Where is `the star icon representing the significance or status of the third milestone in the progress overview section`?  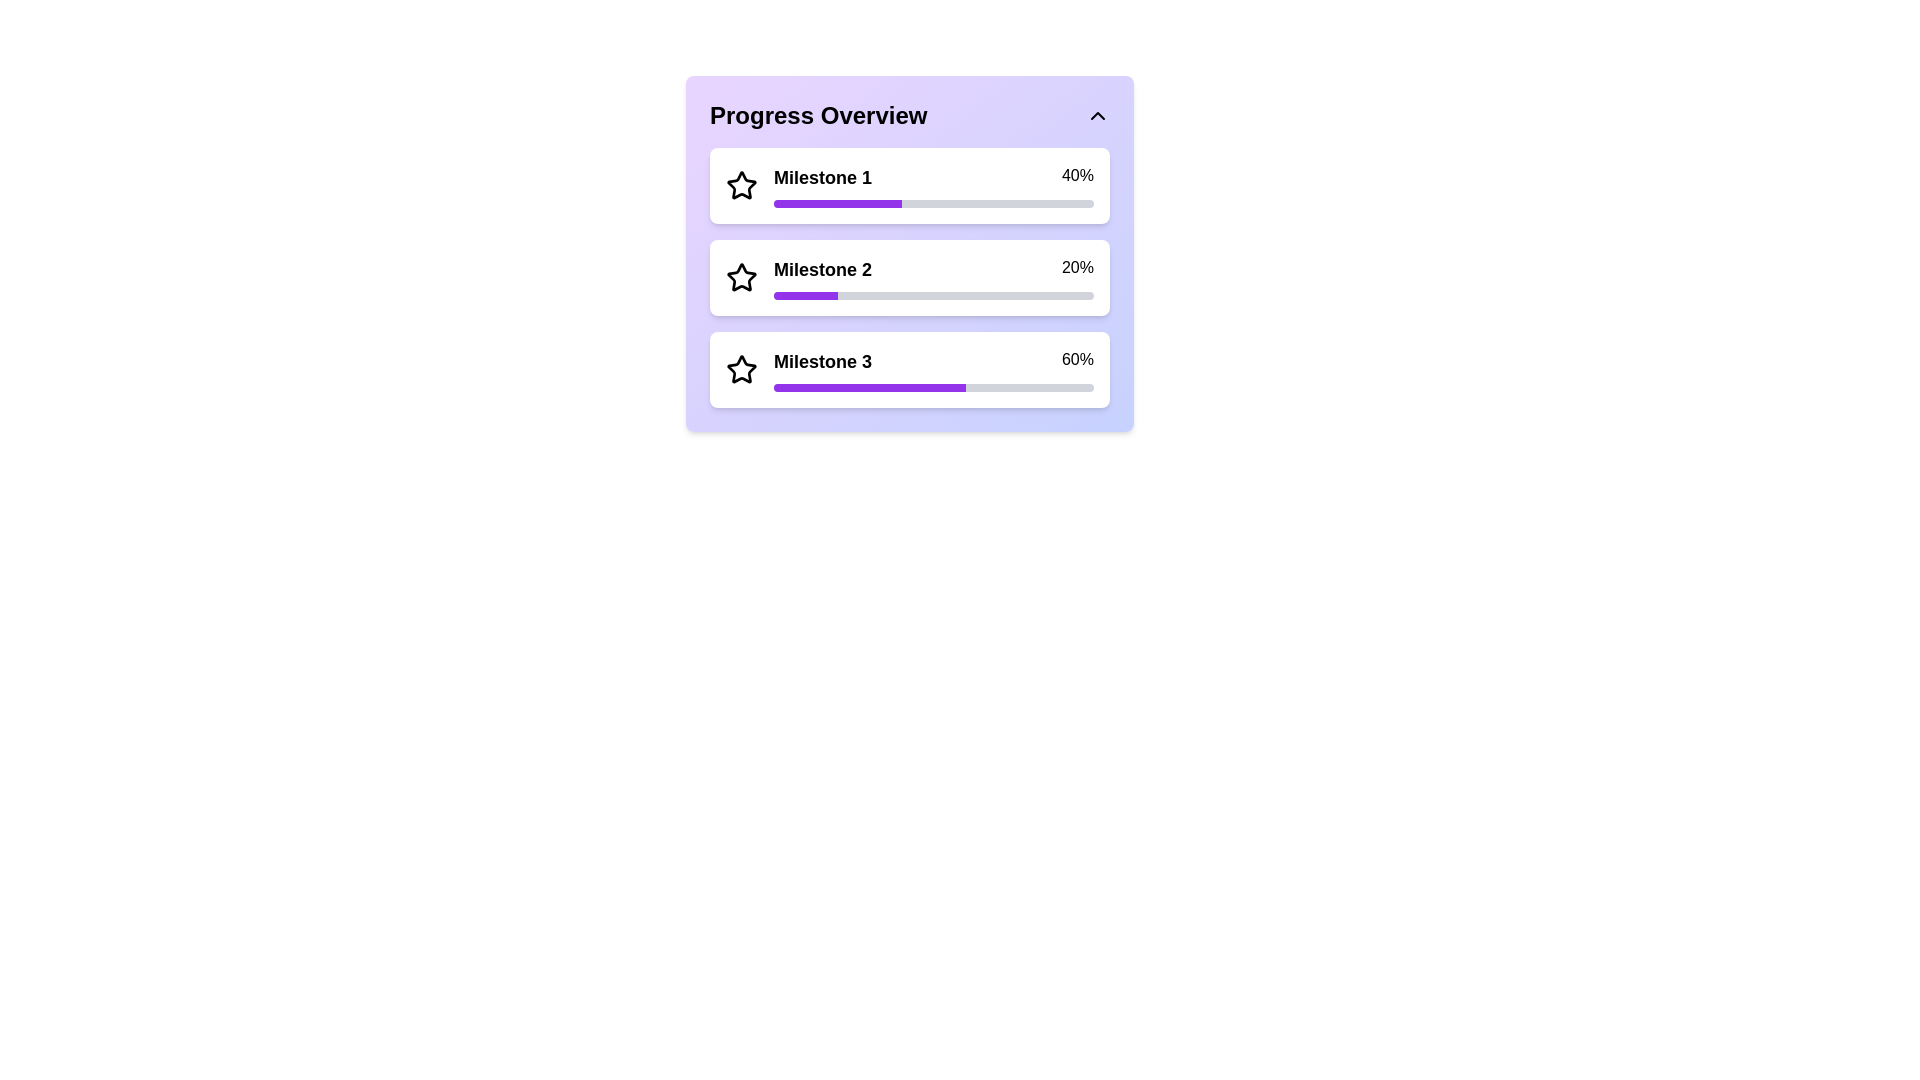 the star icon representing the significance or status of the third milestone in the progress overview section is located at coordinates (739, 369).